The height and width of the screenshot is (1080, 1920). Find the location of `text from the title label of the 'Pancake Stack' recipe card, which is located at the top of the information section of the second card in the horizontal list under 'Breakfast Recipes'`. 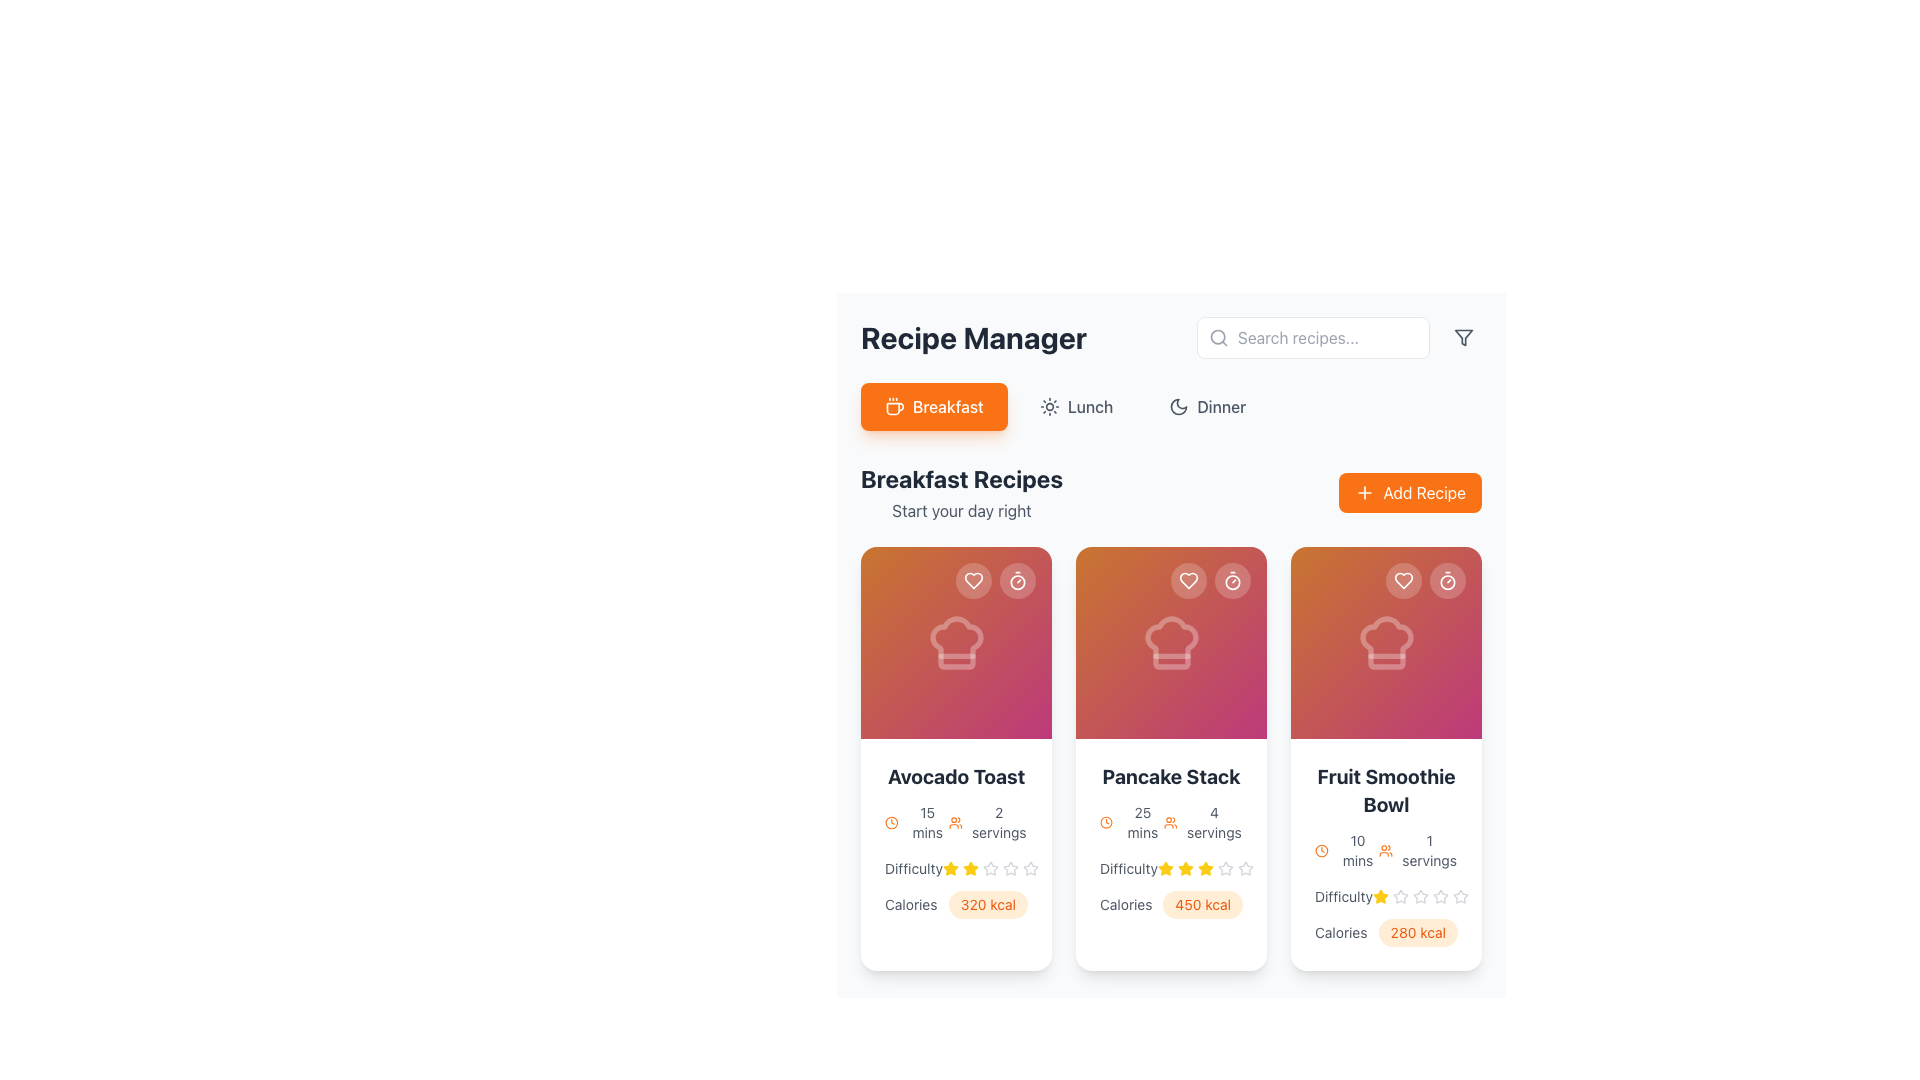

text from the title label of the 'Pancake Stack' recipe card, which is located at the top of the information section of the second card in the horizontal list under 'Breakfast Recipes' is located at coordinates (1171, 775).